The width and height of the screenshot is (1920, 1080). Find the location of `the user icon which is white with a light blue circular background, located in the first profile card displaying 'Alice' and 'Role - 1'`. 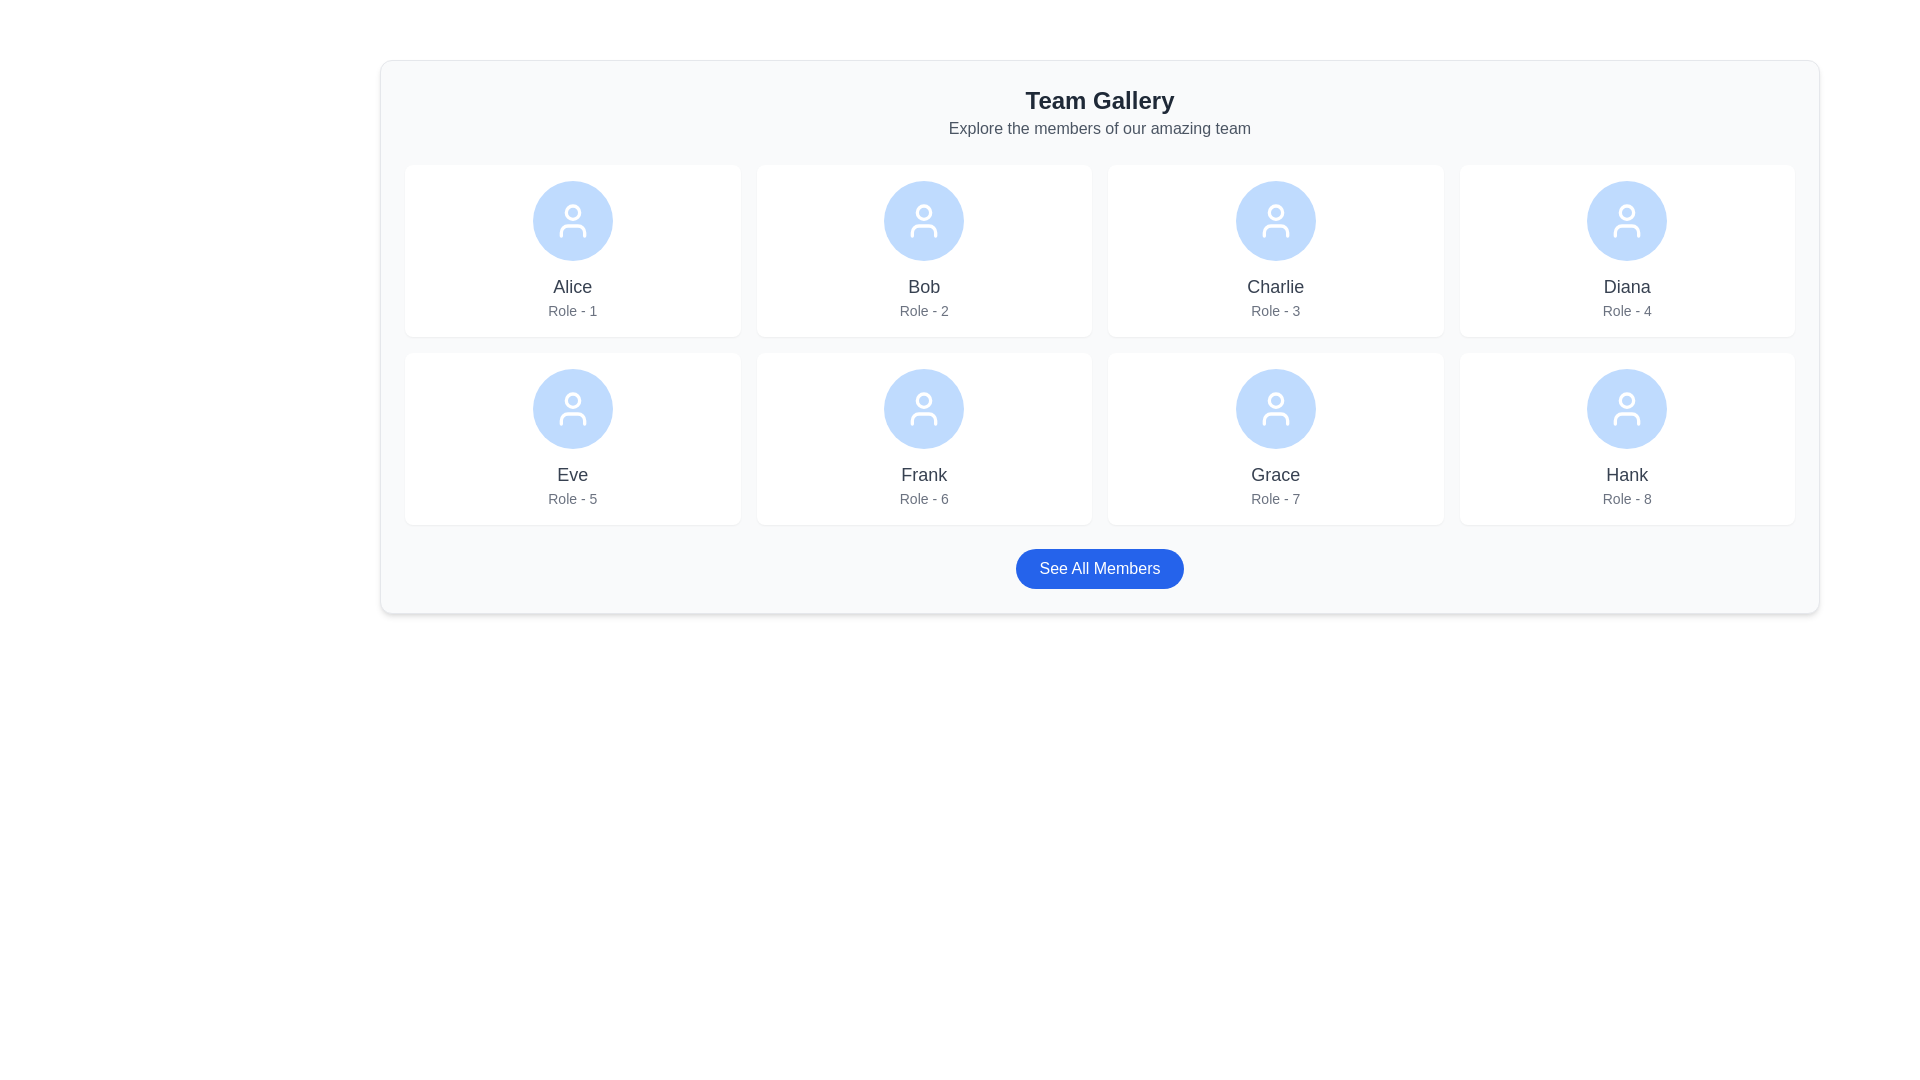

the user icon which is white with a light blue circular background, located in the first profile card displaying 'Alice' and 'Role - 1' is located at coordinates (571, 220).